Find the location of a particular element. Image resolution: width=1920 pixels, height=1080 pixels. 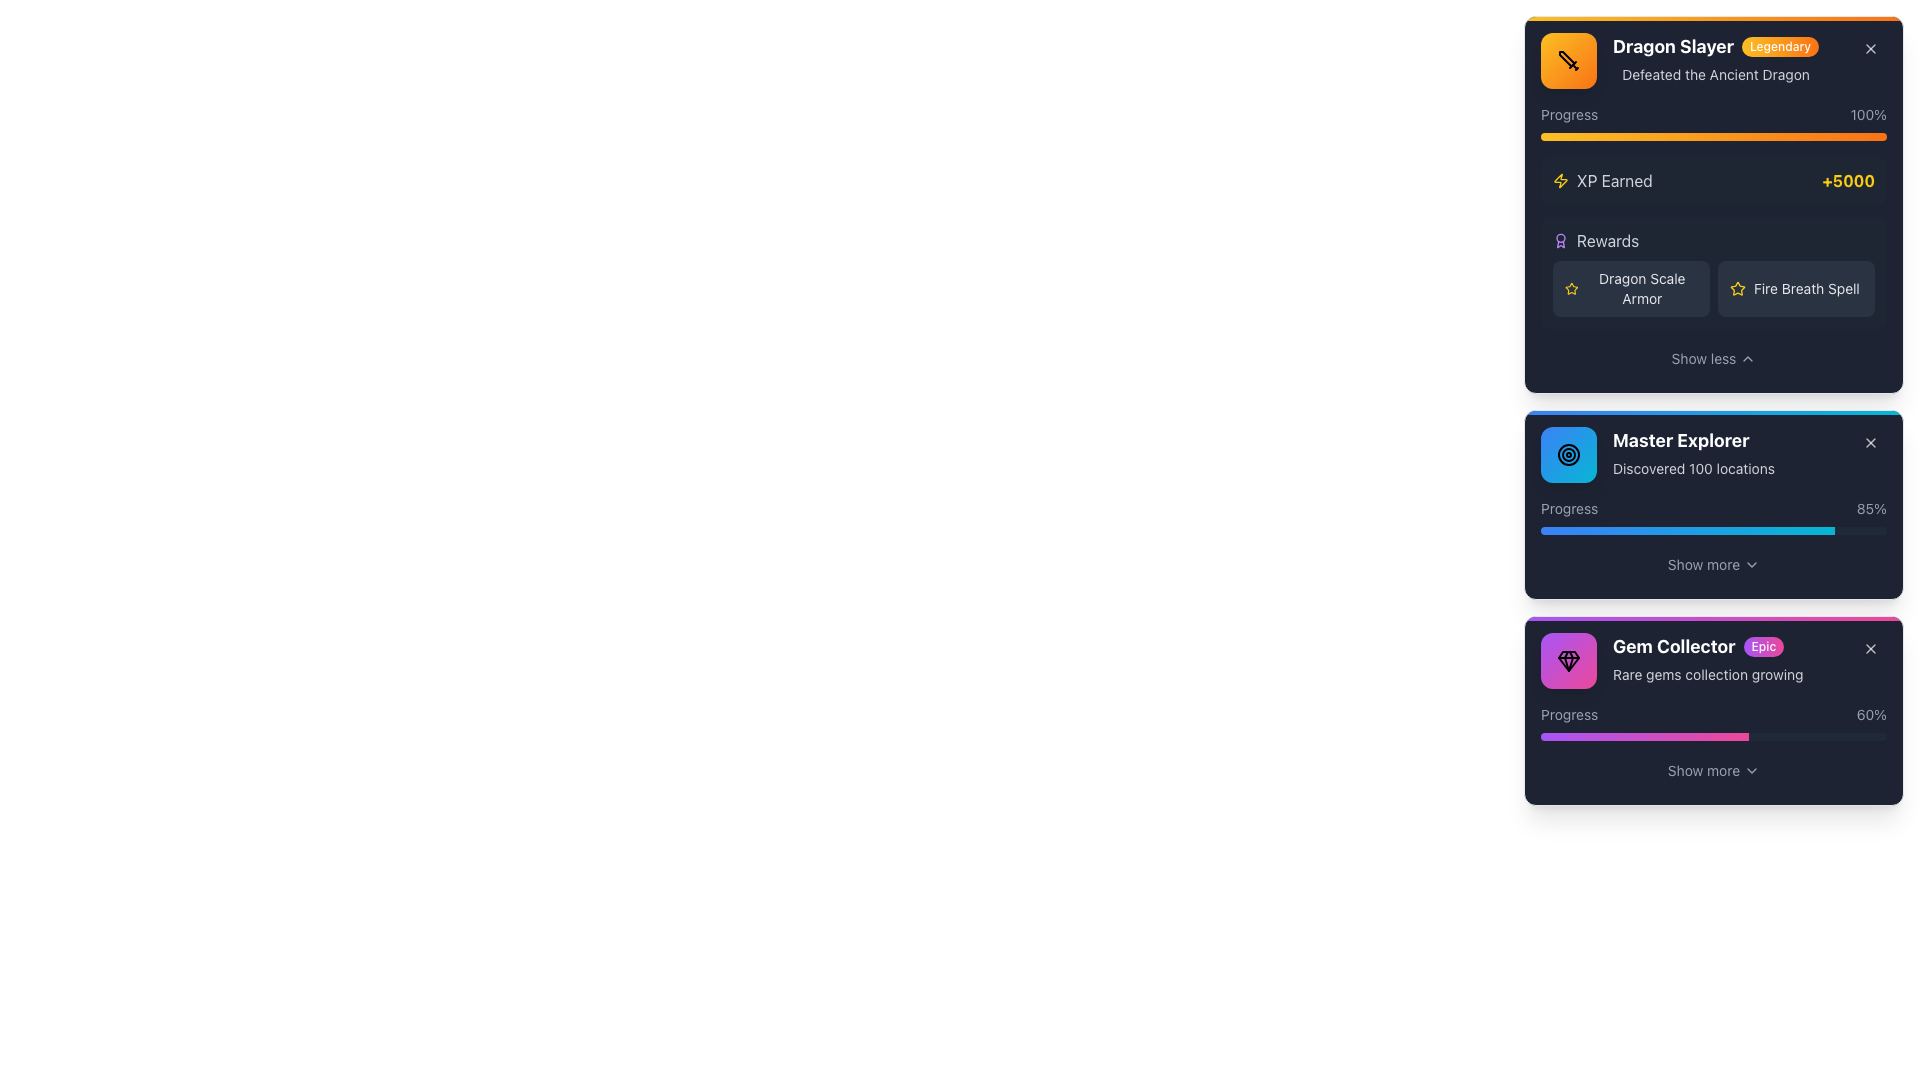

the progress value is located at coordinates (1558, 736).